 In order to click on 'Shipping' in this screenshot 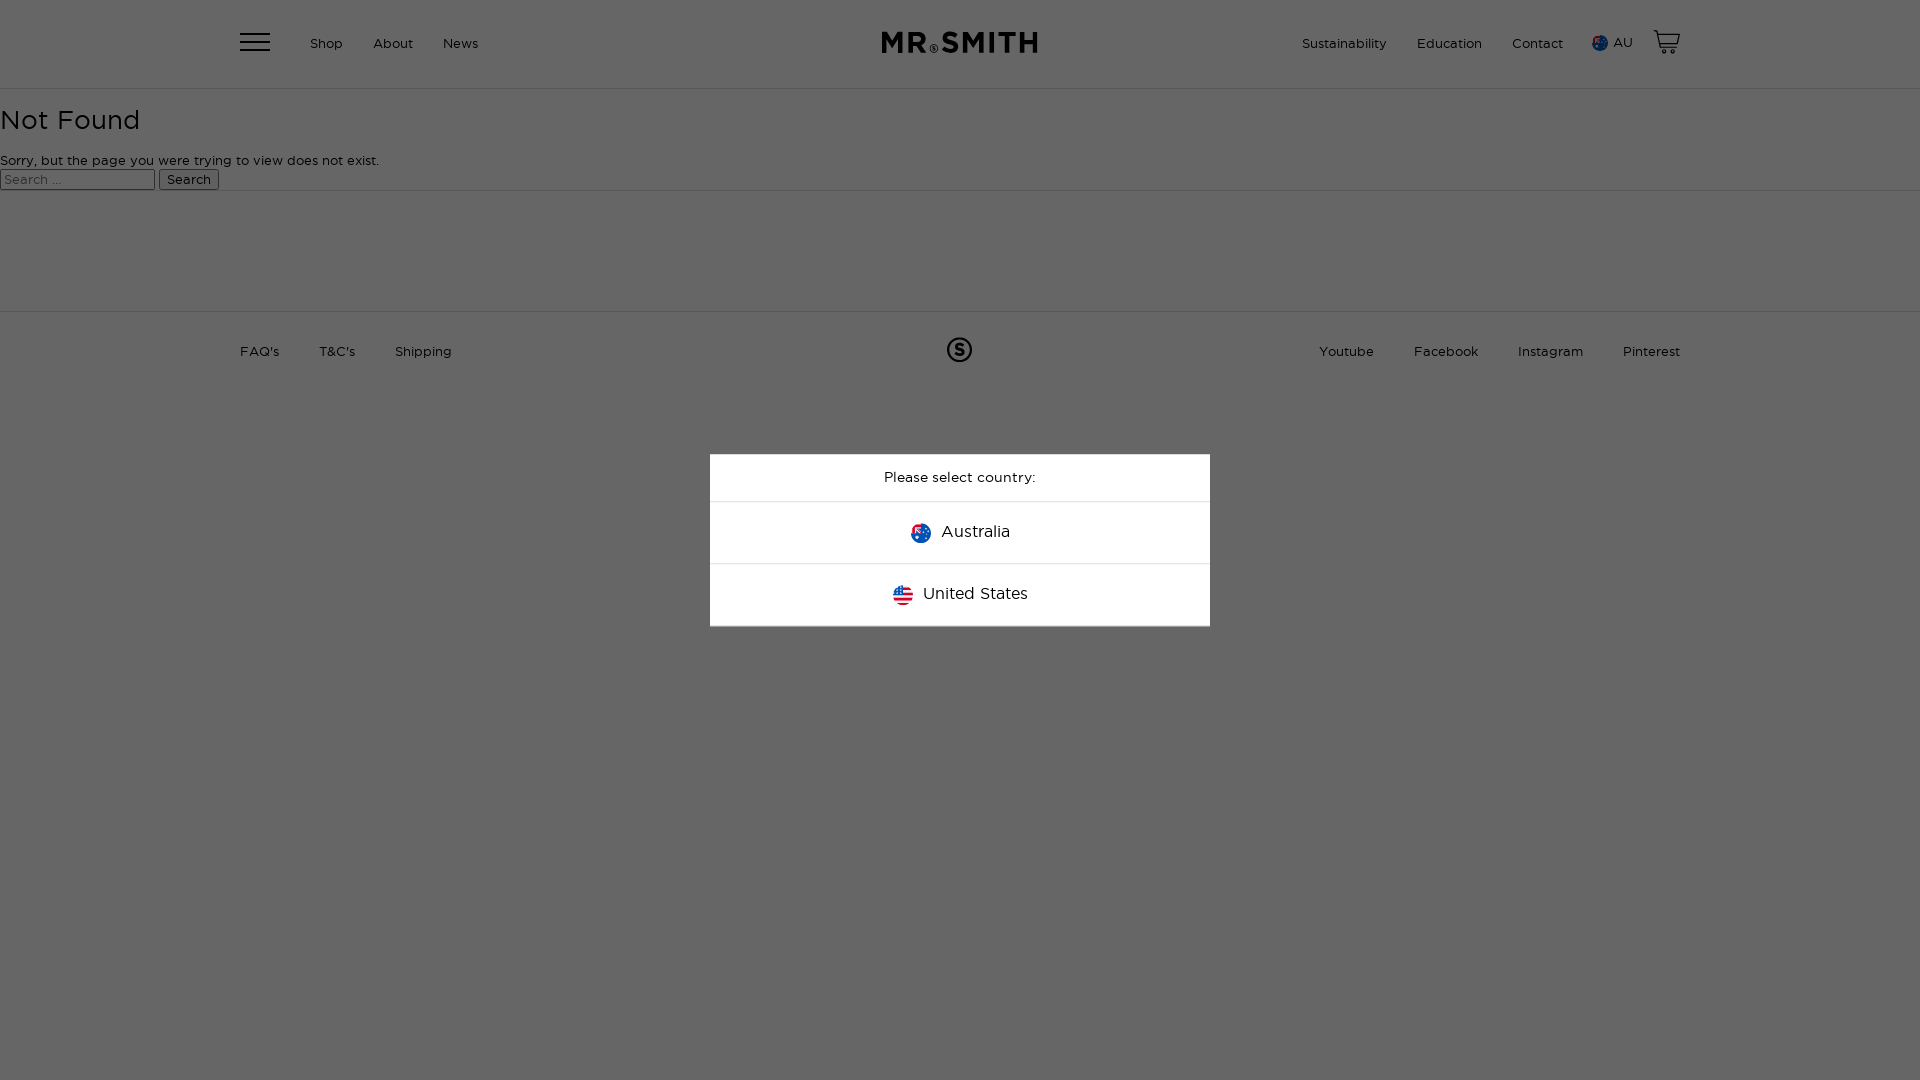, I will do `click(394, 350)`.